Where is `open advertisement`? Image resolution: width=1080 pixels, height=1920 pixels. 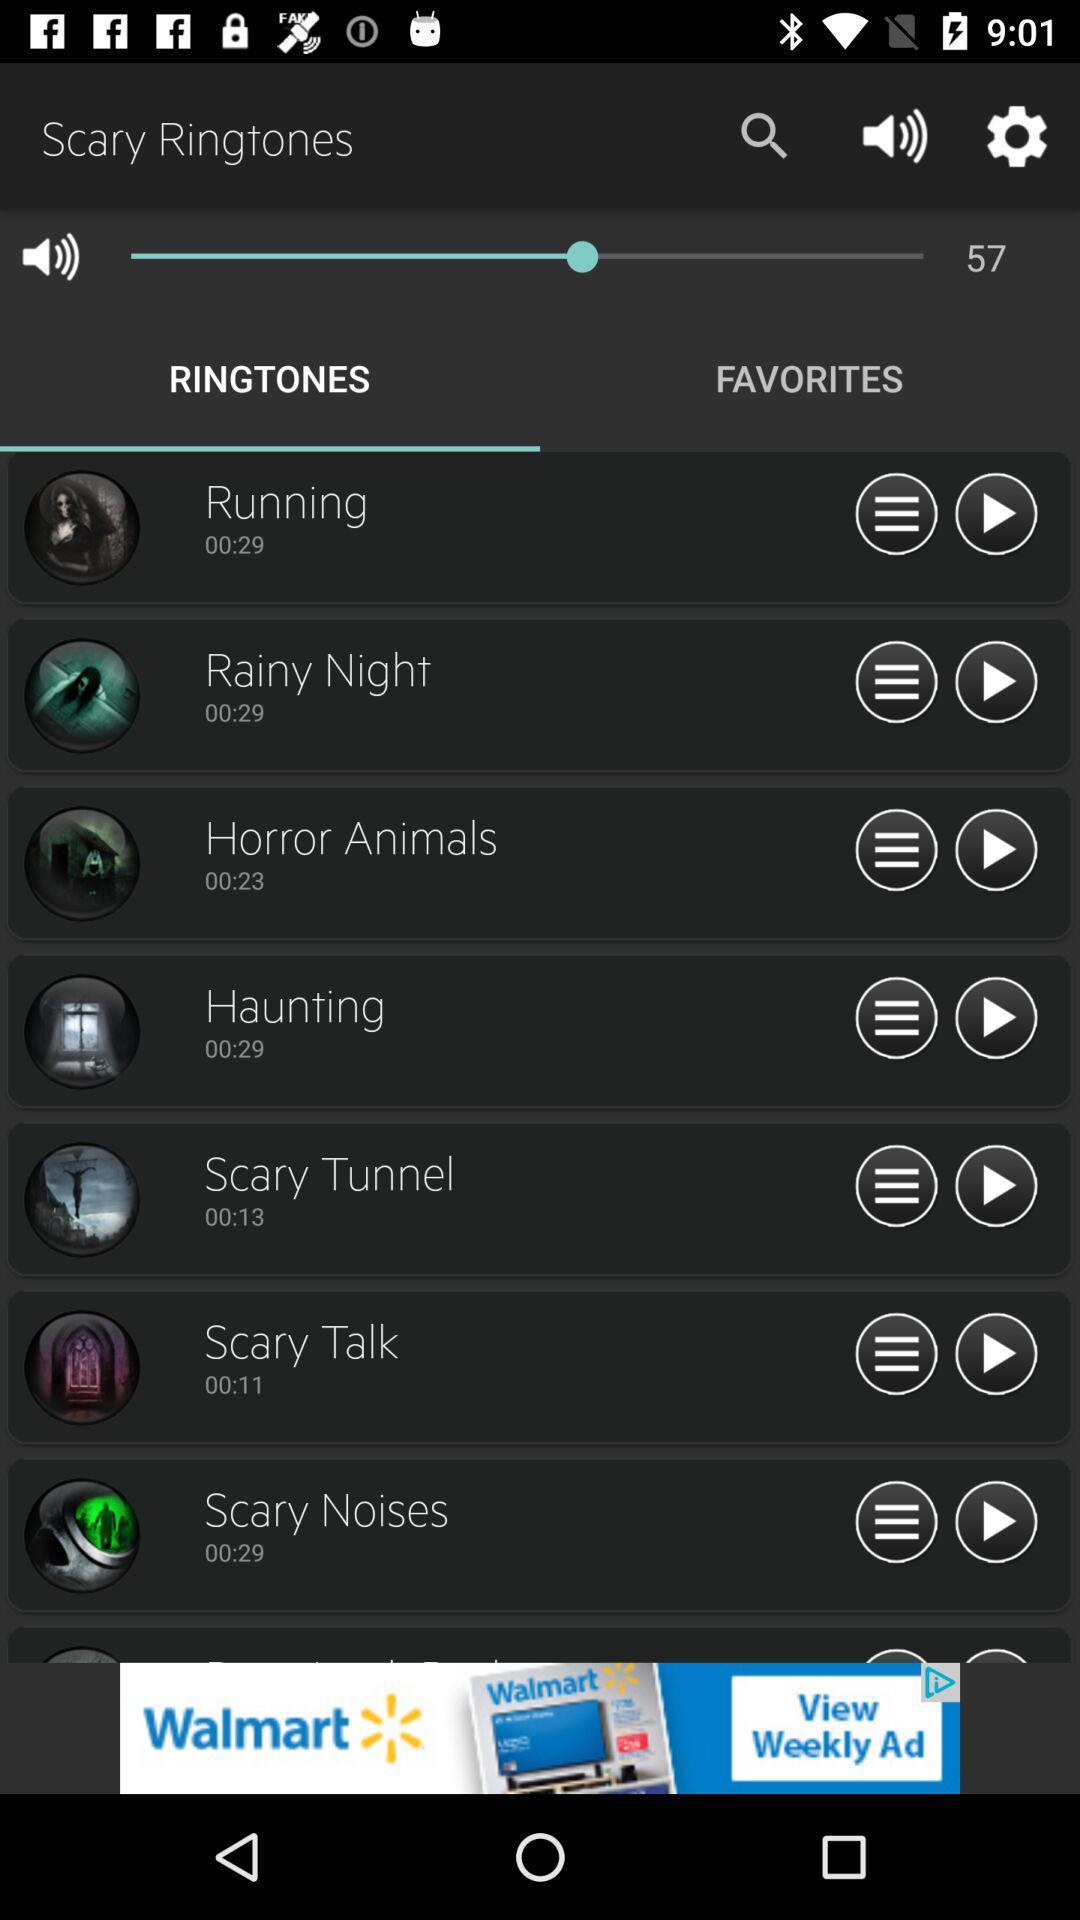
open advertisement is located at coordinates (540, 1727).